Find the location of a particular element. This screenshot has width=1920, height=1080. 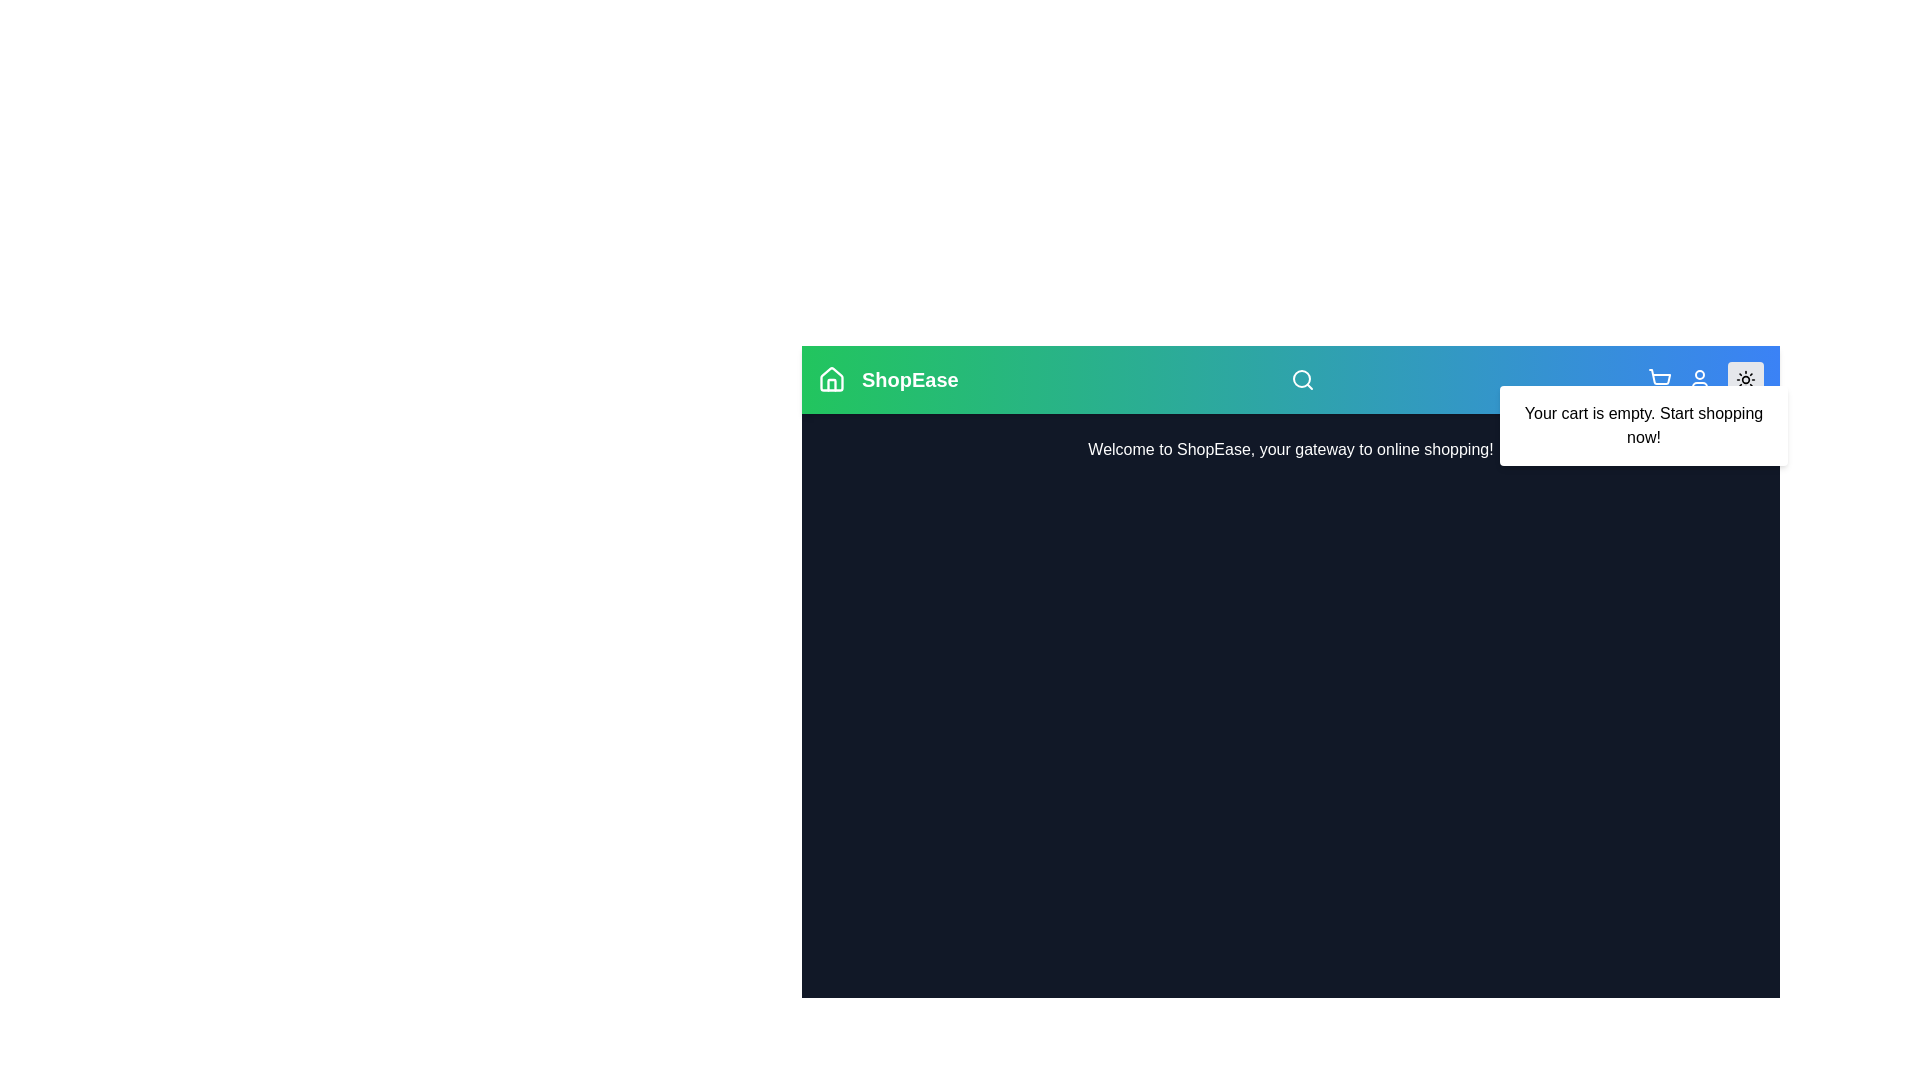

the search icon in the navigation bar is located at coordinates (1302, 380).